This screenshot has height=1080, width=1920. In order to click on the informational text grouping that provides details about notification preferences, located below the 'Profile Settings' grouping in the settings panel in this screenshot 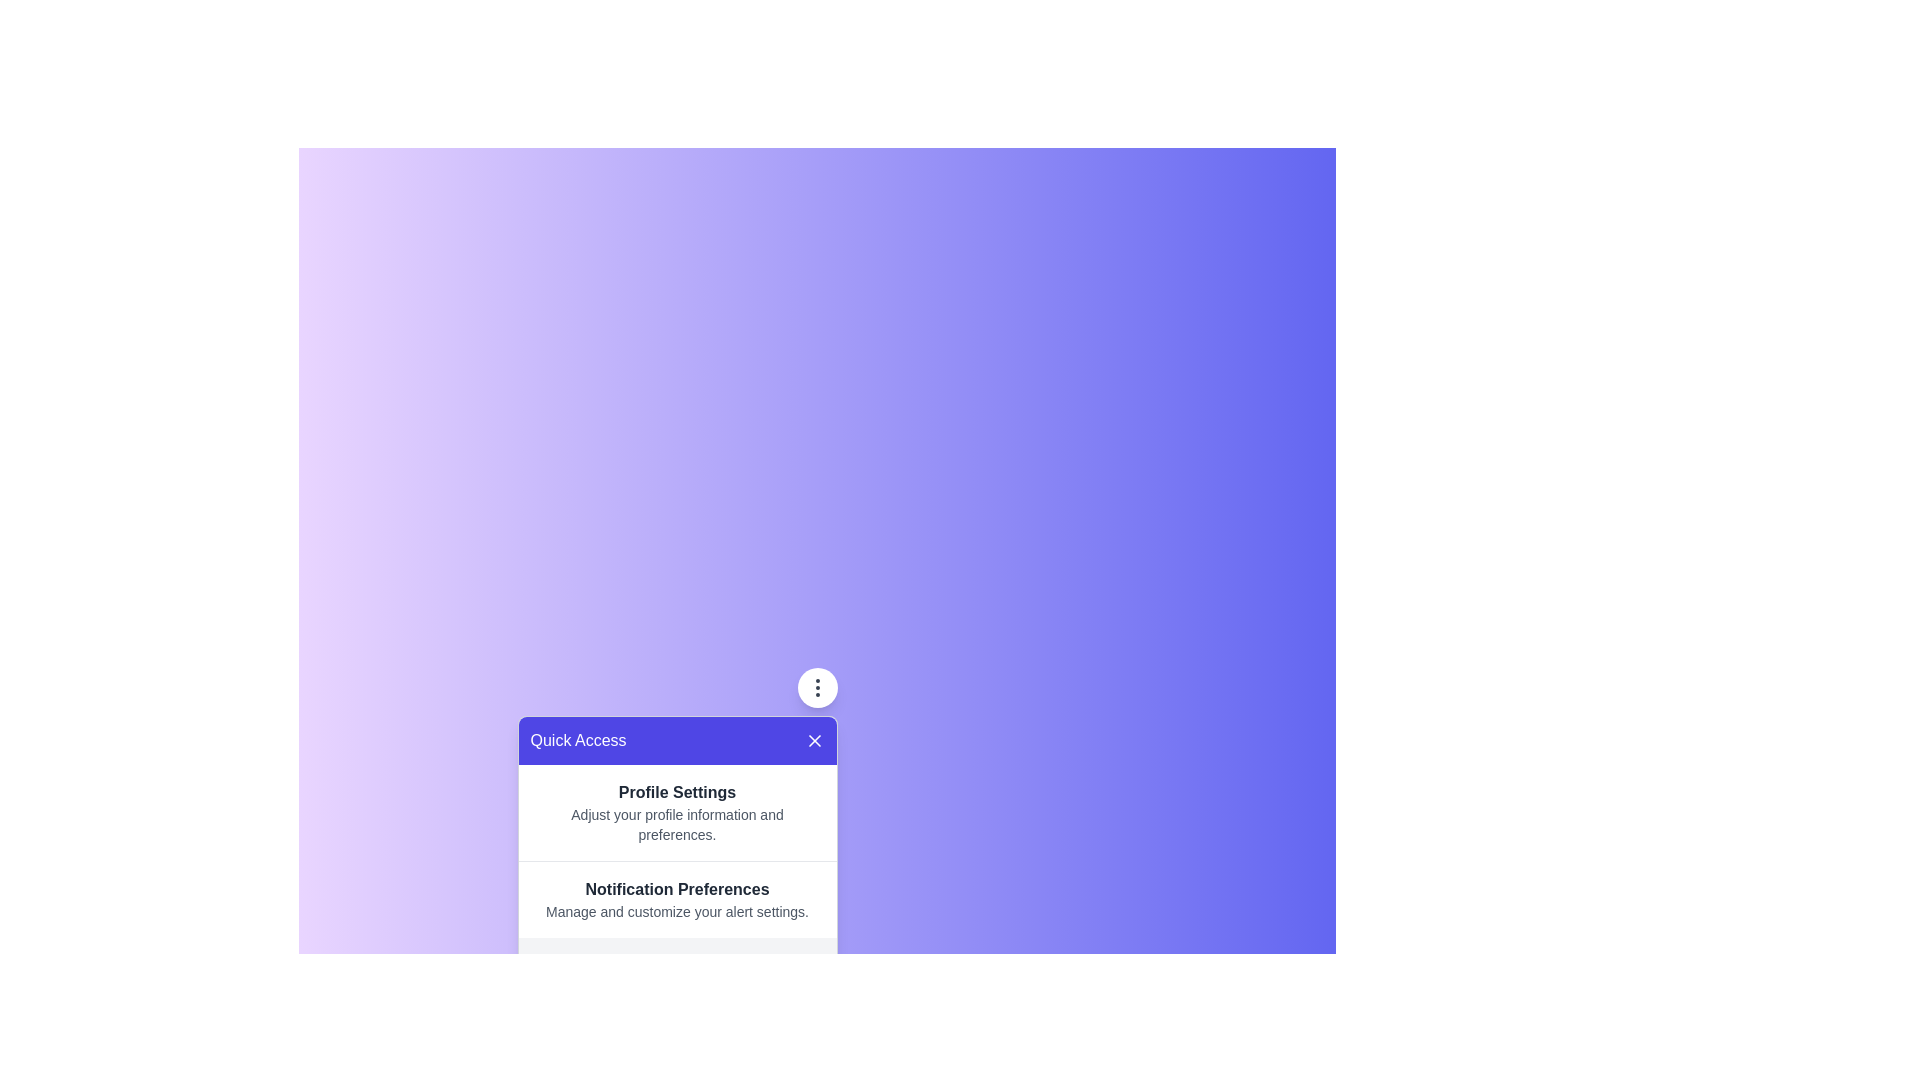, I will do `click(677, 898)`.